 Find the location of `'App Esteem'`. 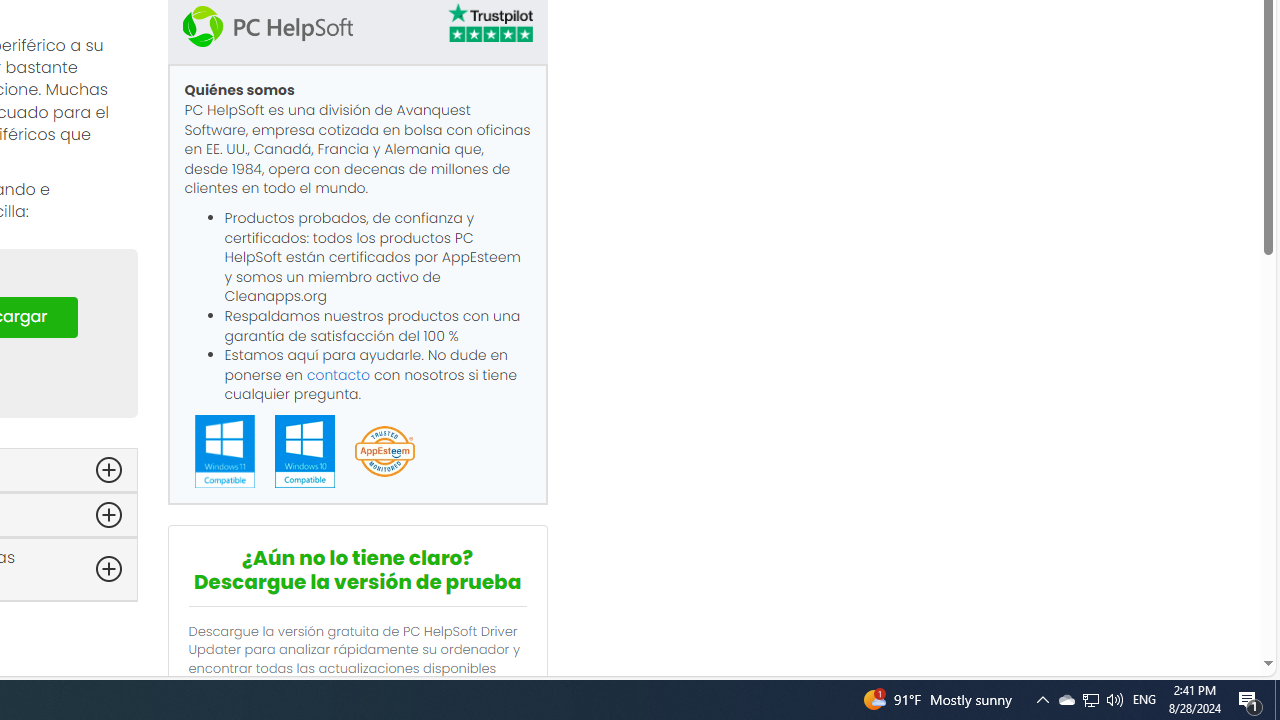

'App Esteem' is located at coordinates (384, 452).